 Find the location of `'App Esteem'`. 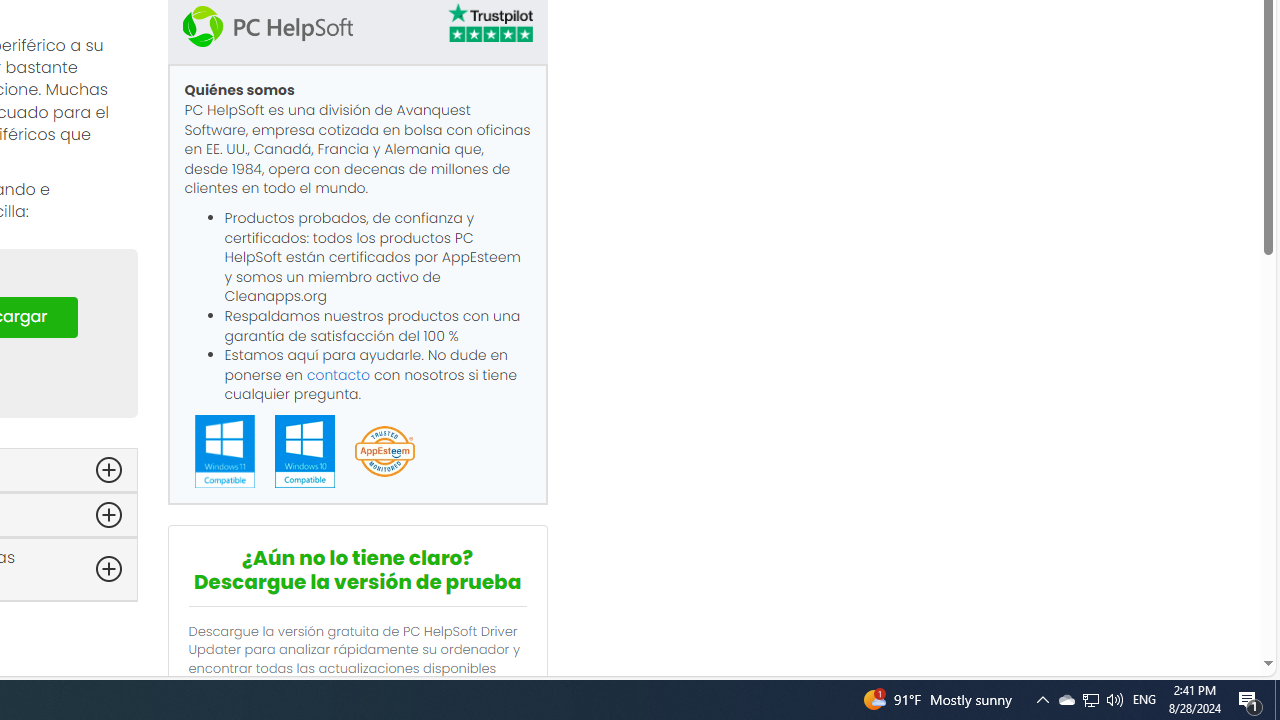

'App Esteem' is located at coordinates (384, 452).